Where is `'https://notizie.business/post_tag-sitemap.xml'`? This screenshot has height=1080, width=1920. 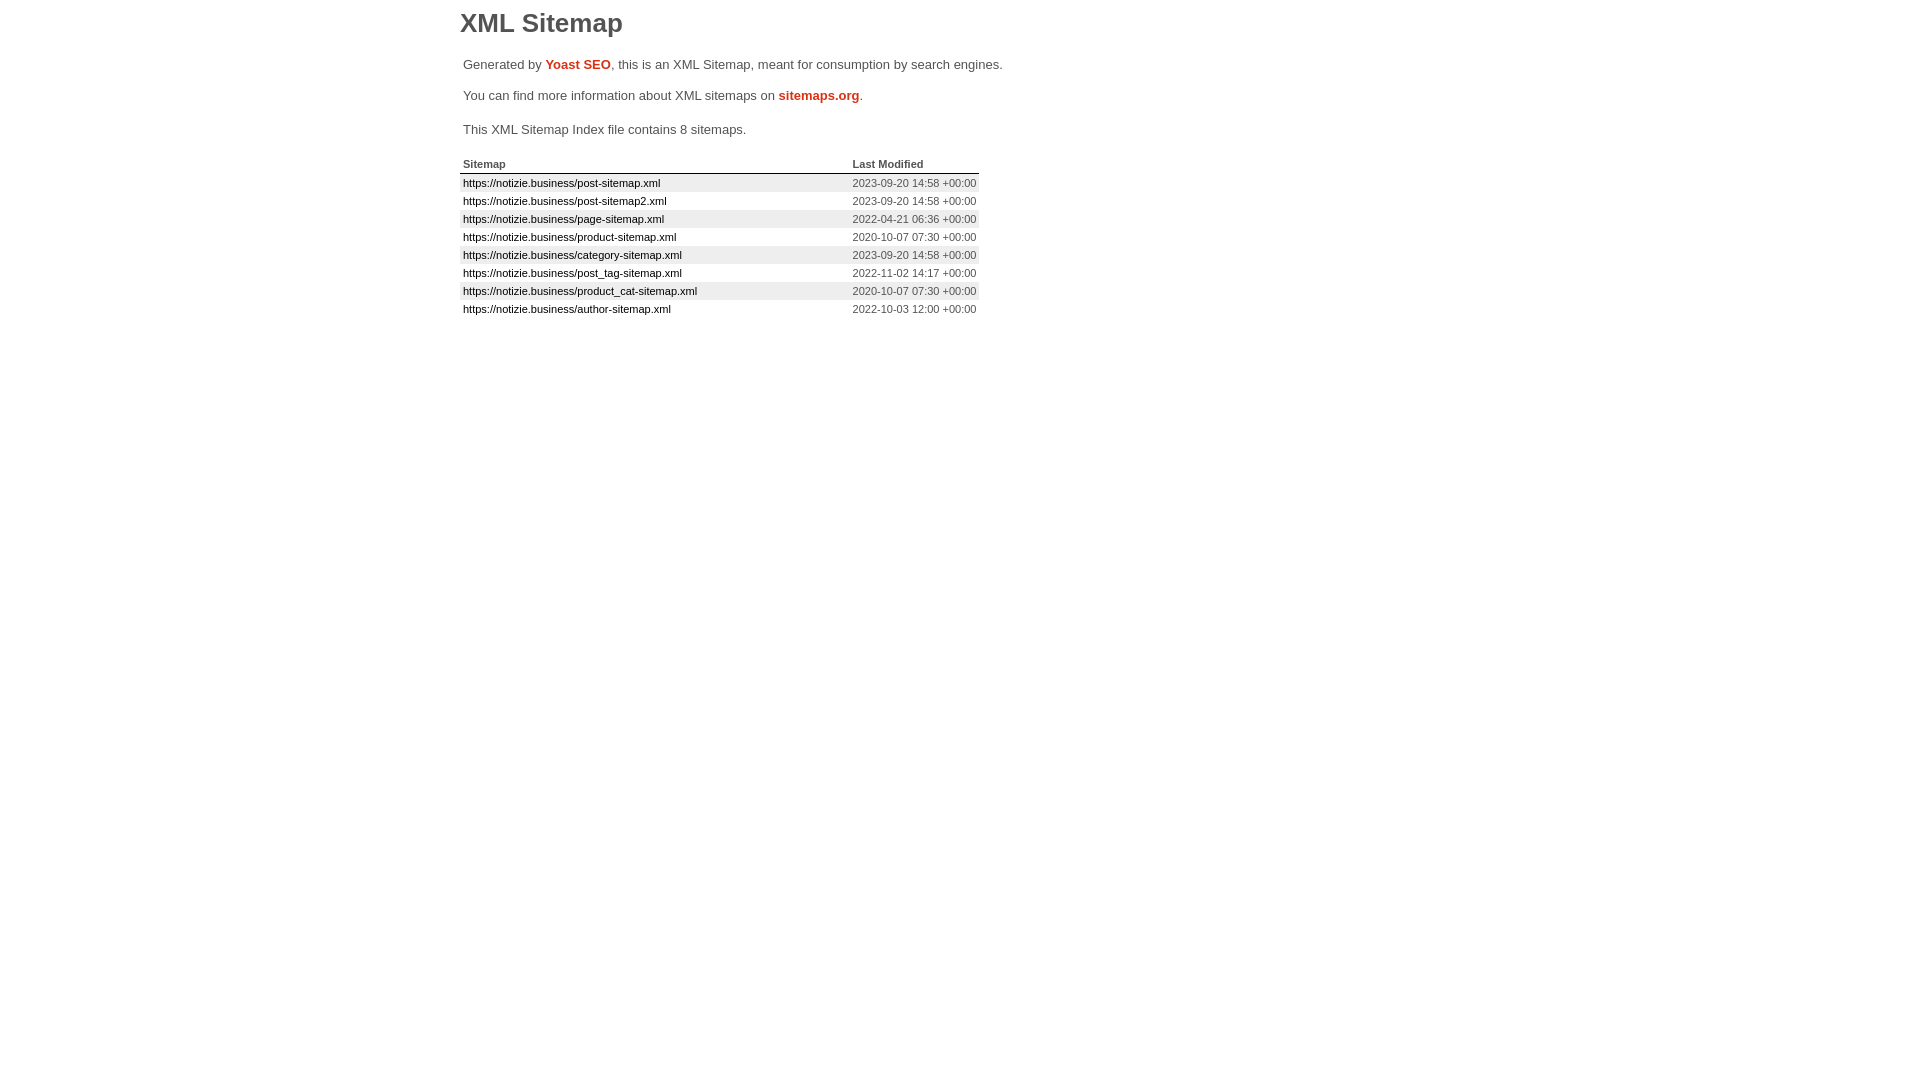 'https://notizie.business/post_tag-sitemap.xml' is located at coordinates (461, 273).